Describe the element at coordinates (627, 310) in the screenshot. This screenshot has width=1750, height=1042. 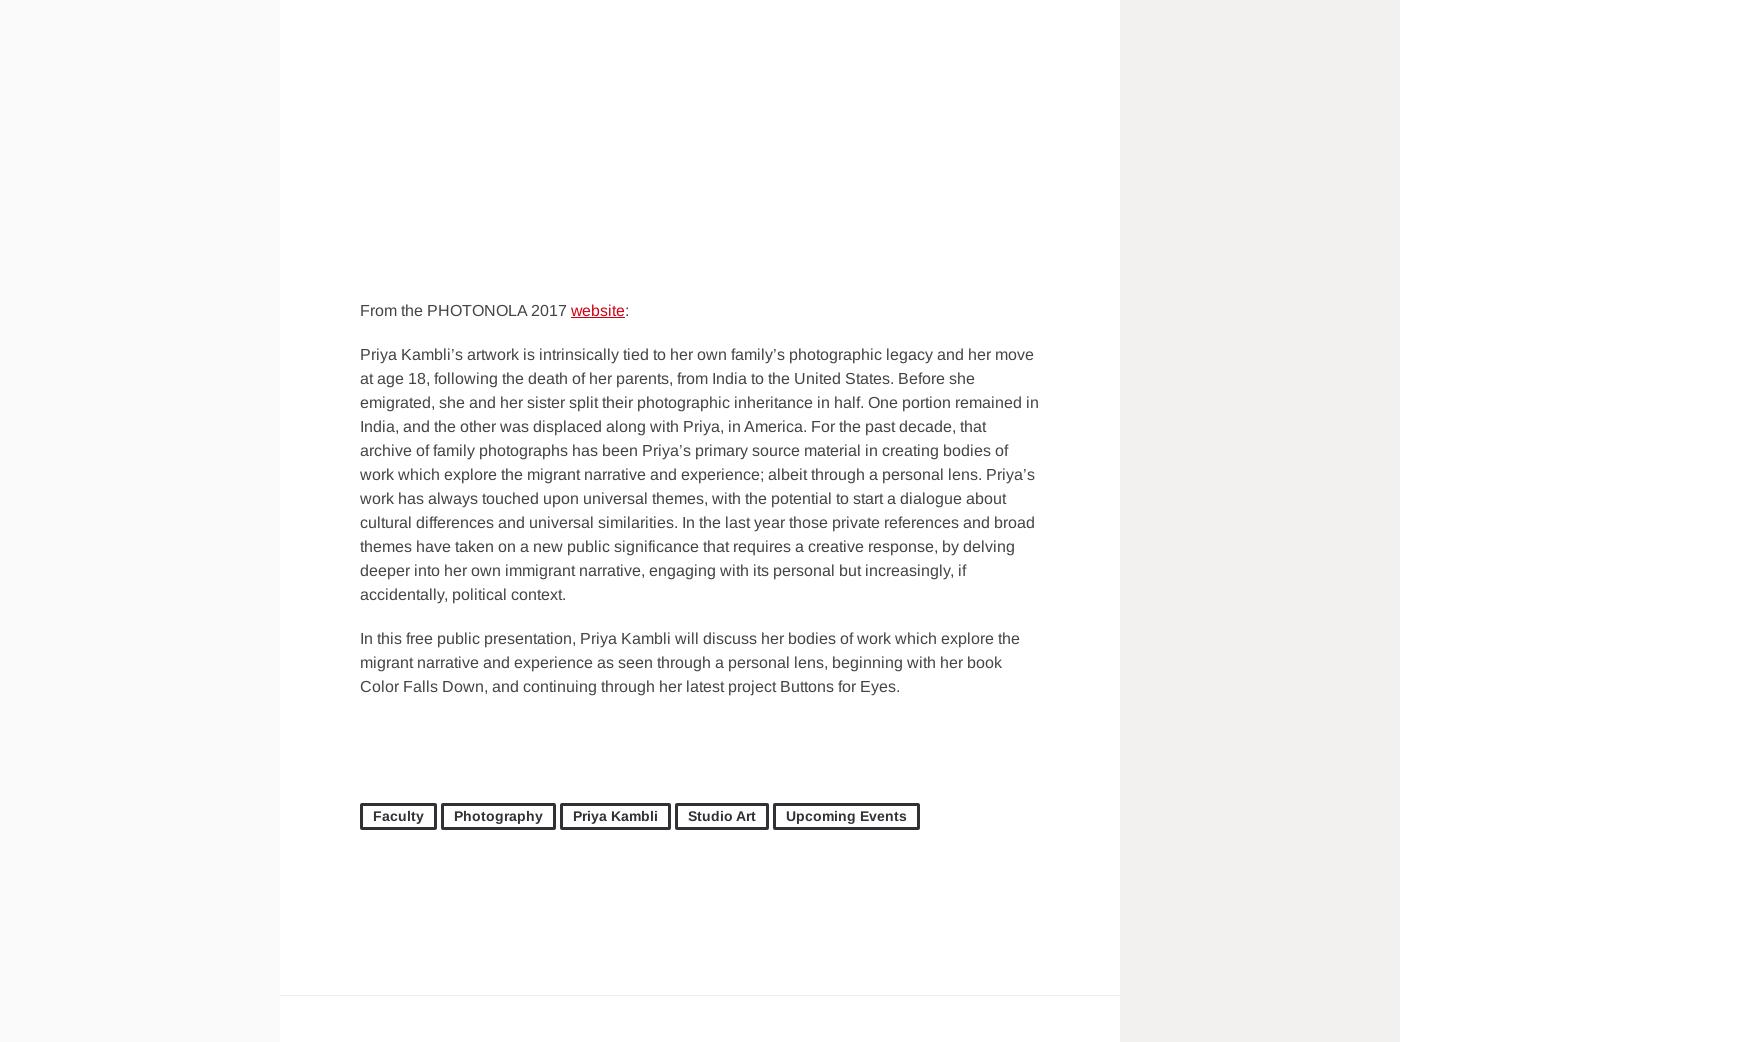
I see `':'` at that location.